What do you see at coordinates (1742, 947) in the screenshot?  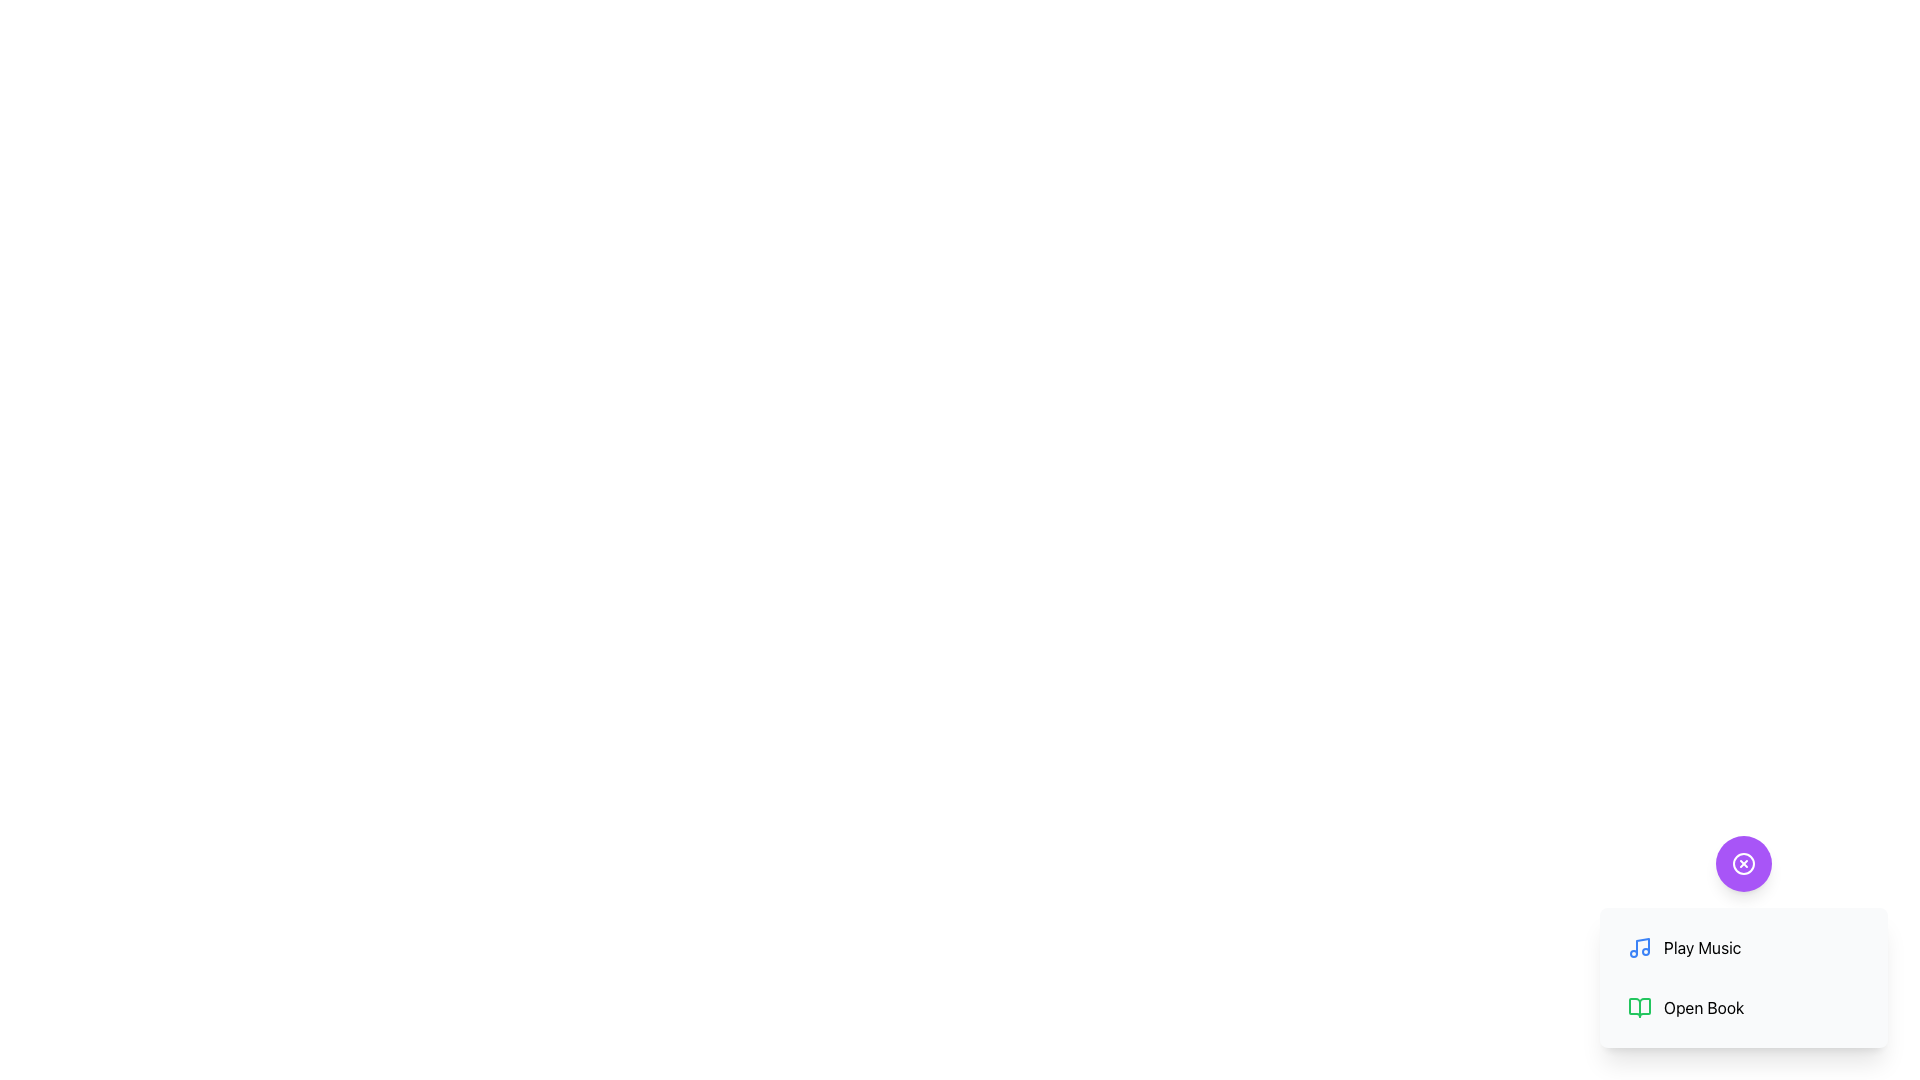 I see `the first button in the vertically stacked list that initiates music playback` at bounding box center [1742, 947].